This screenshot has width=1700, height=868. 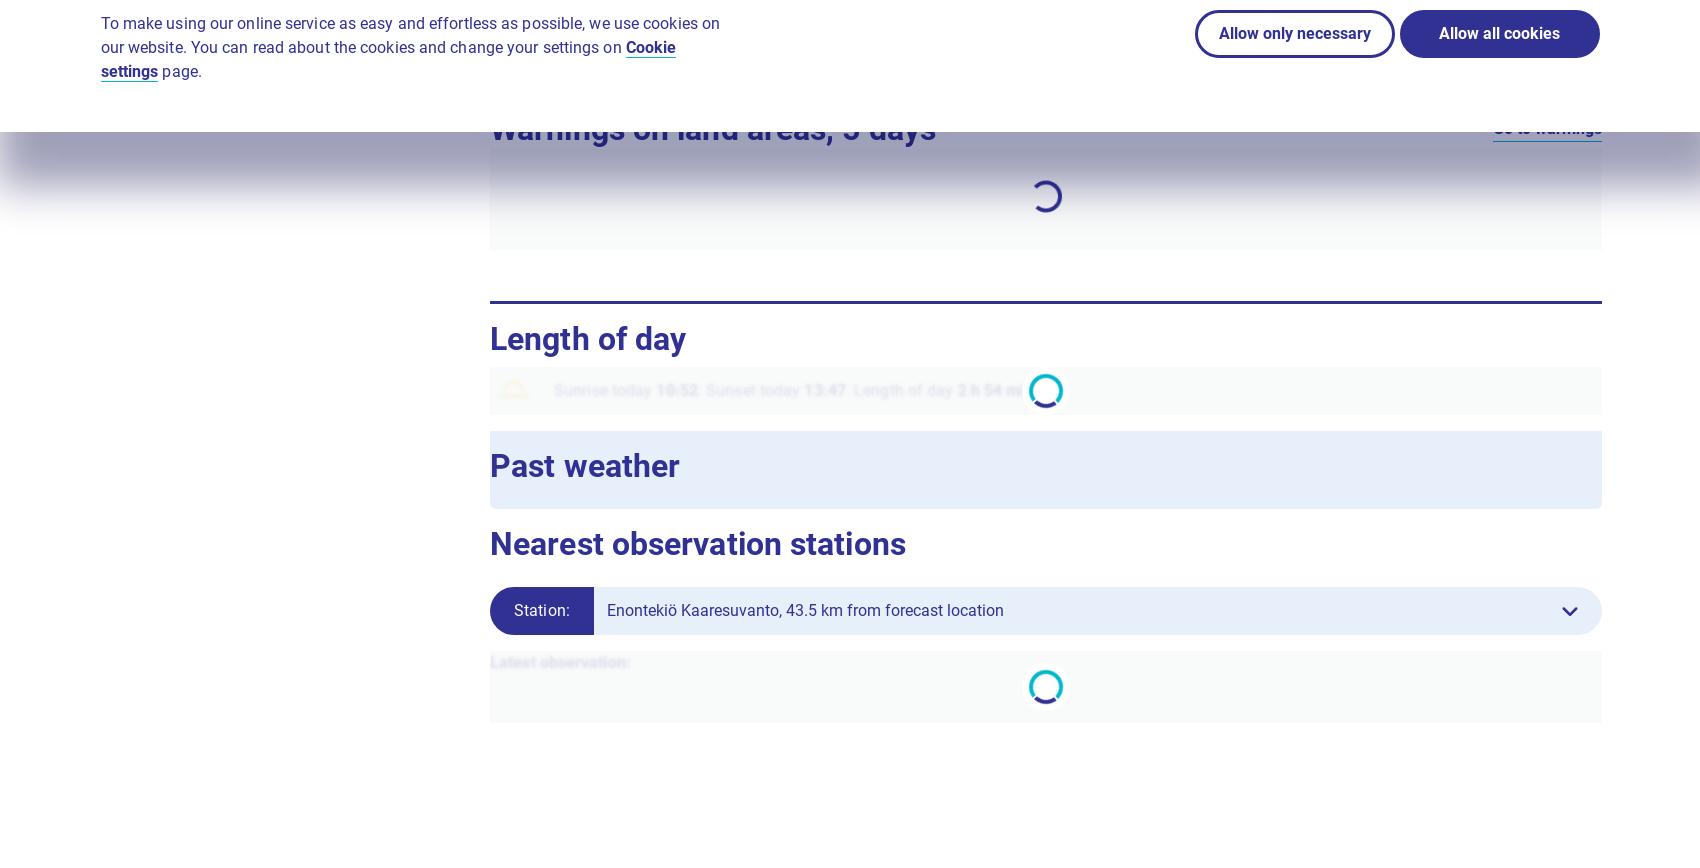 I want to click on 'Tue', so click(x=1239, y=203).